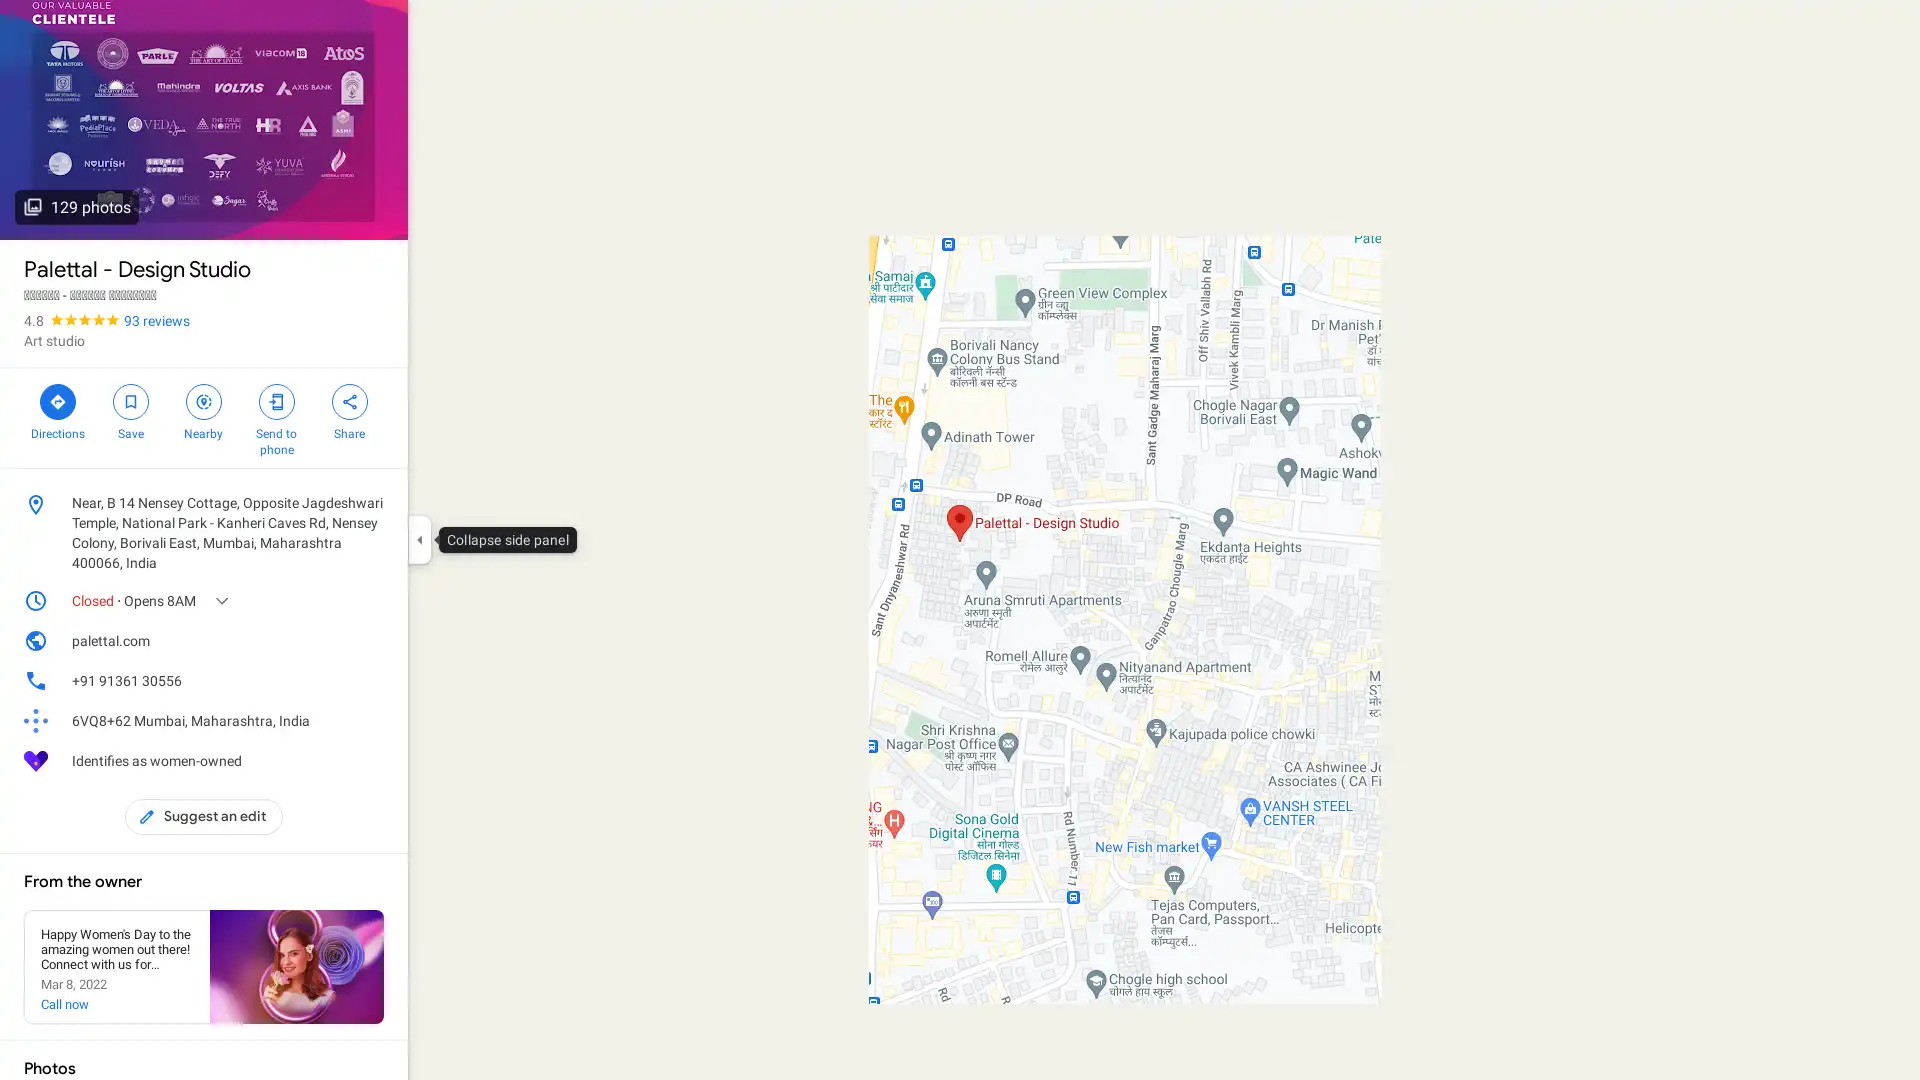 Image resolution: width=1920 pixels, height=1080 pixels. I want to click on Call phone number, so click(374, 680).